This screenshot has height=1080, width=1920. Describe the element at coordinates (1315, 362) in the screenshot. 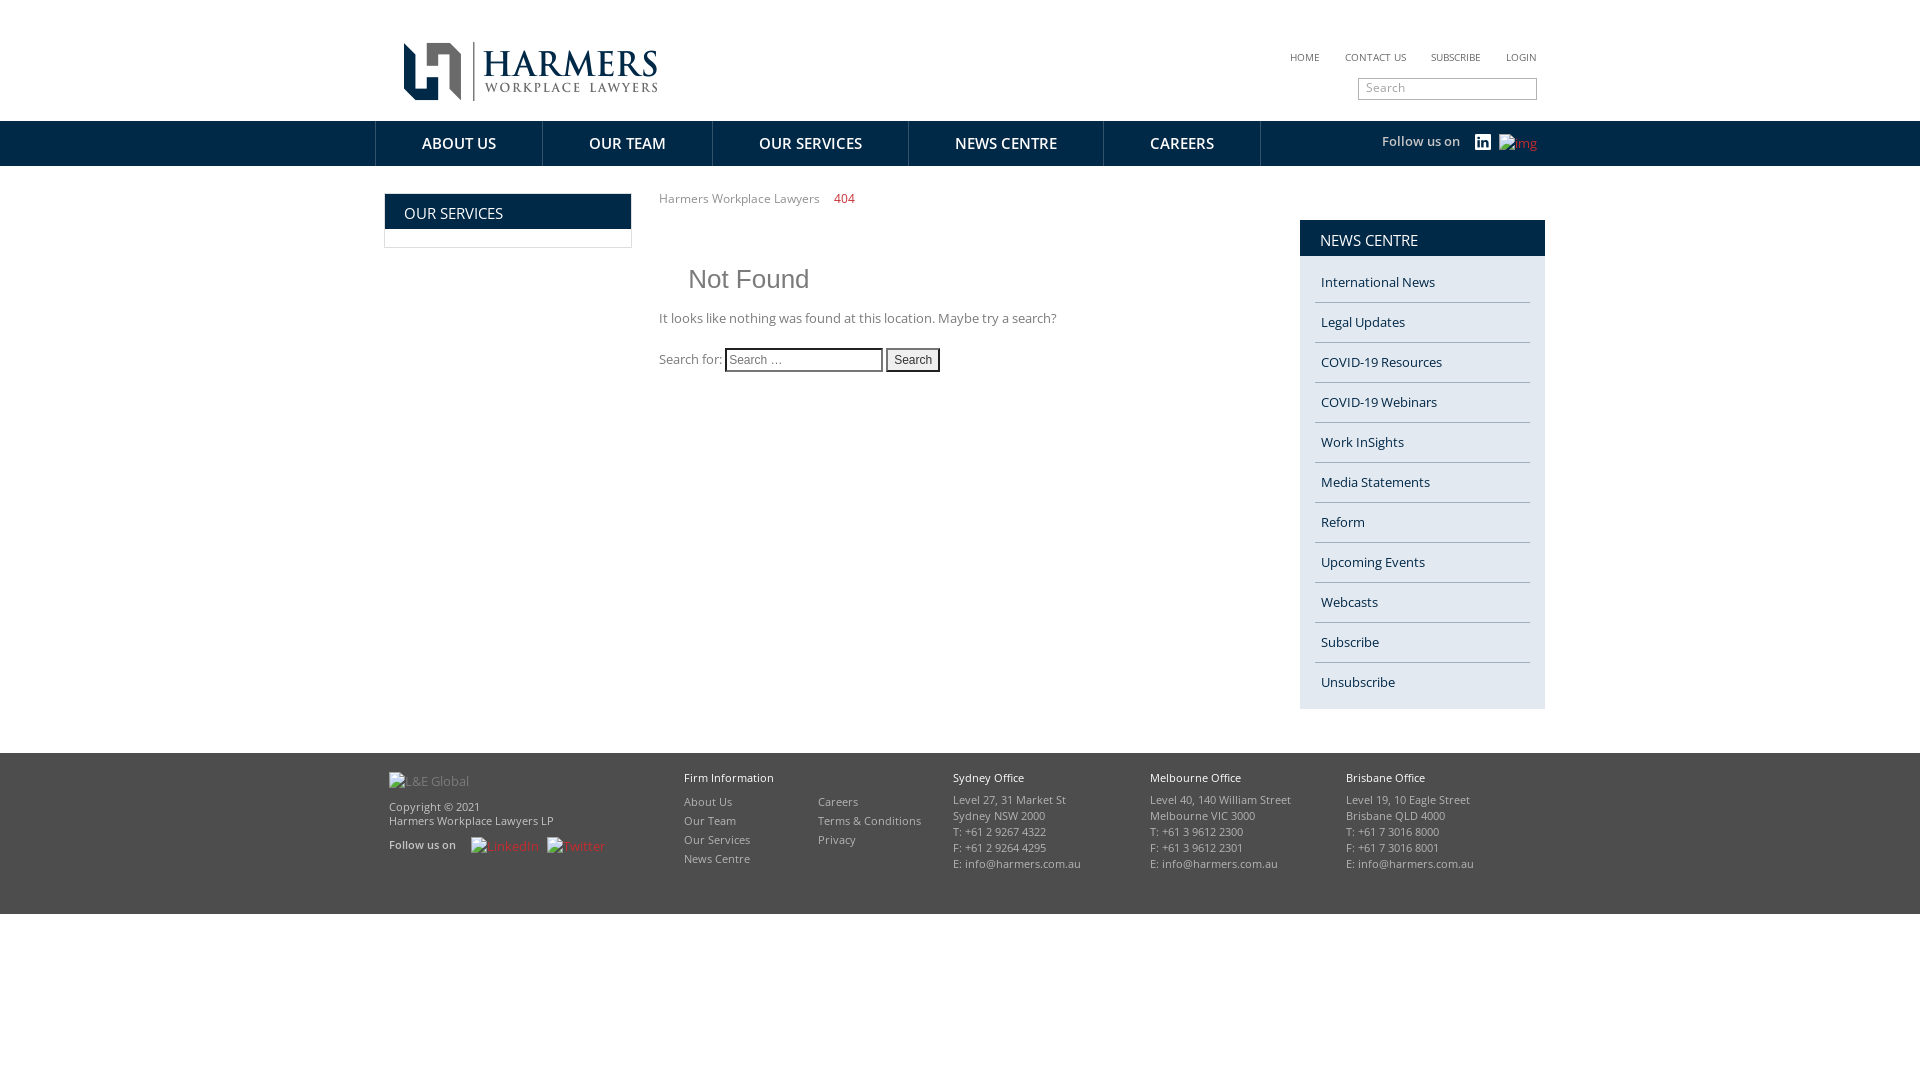

I see `'COVID-19 Resources'` at that location.